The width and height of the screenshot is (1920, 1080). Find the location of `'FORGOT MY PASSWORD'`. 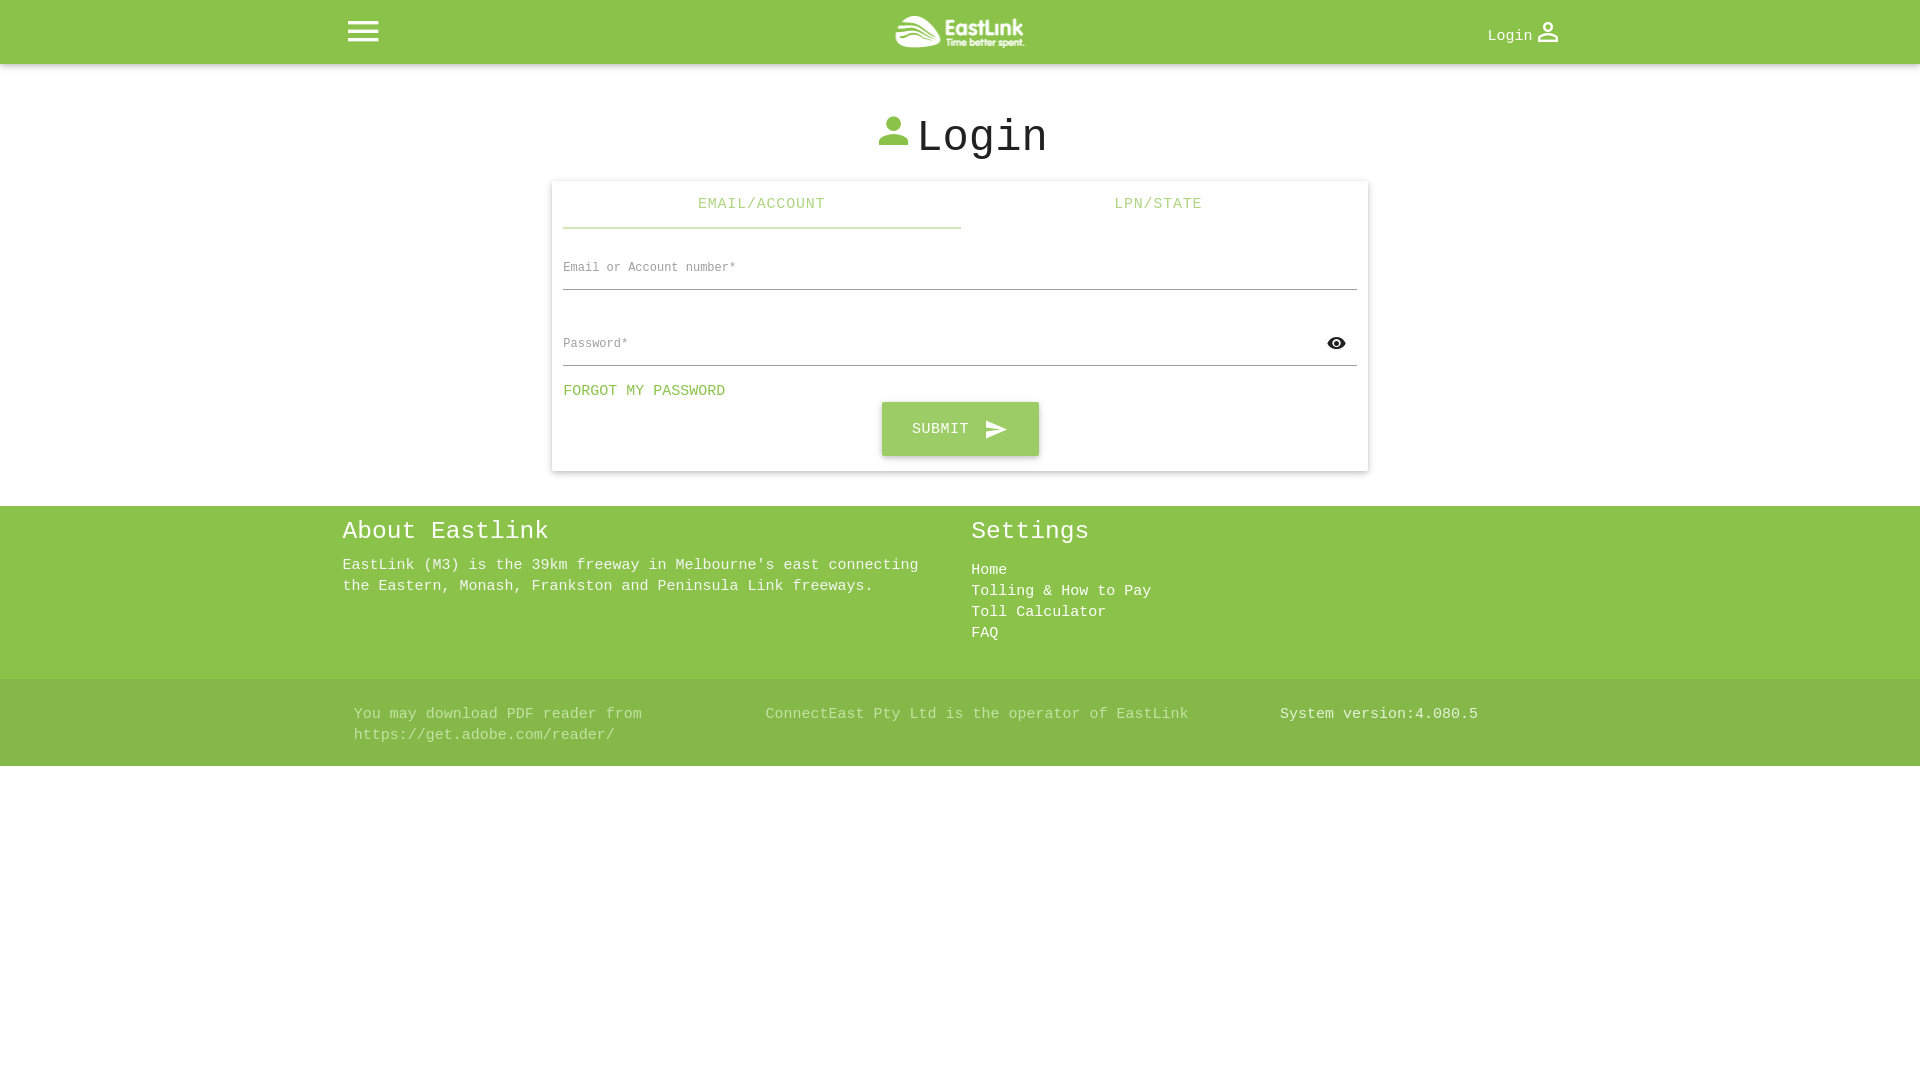

'FORGOT MY PASSWORD' is located at coordinates (643, 391).